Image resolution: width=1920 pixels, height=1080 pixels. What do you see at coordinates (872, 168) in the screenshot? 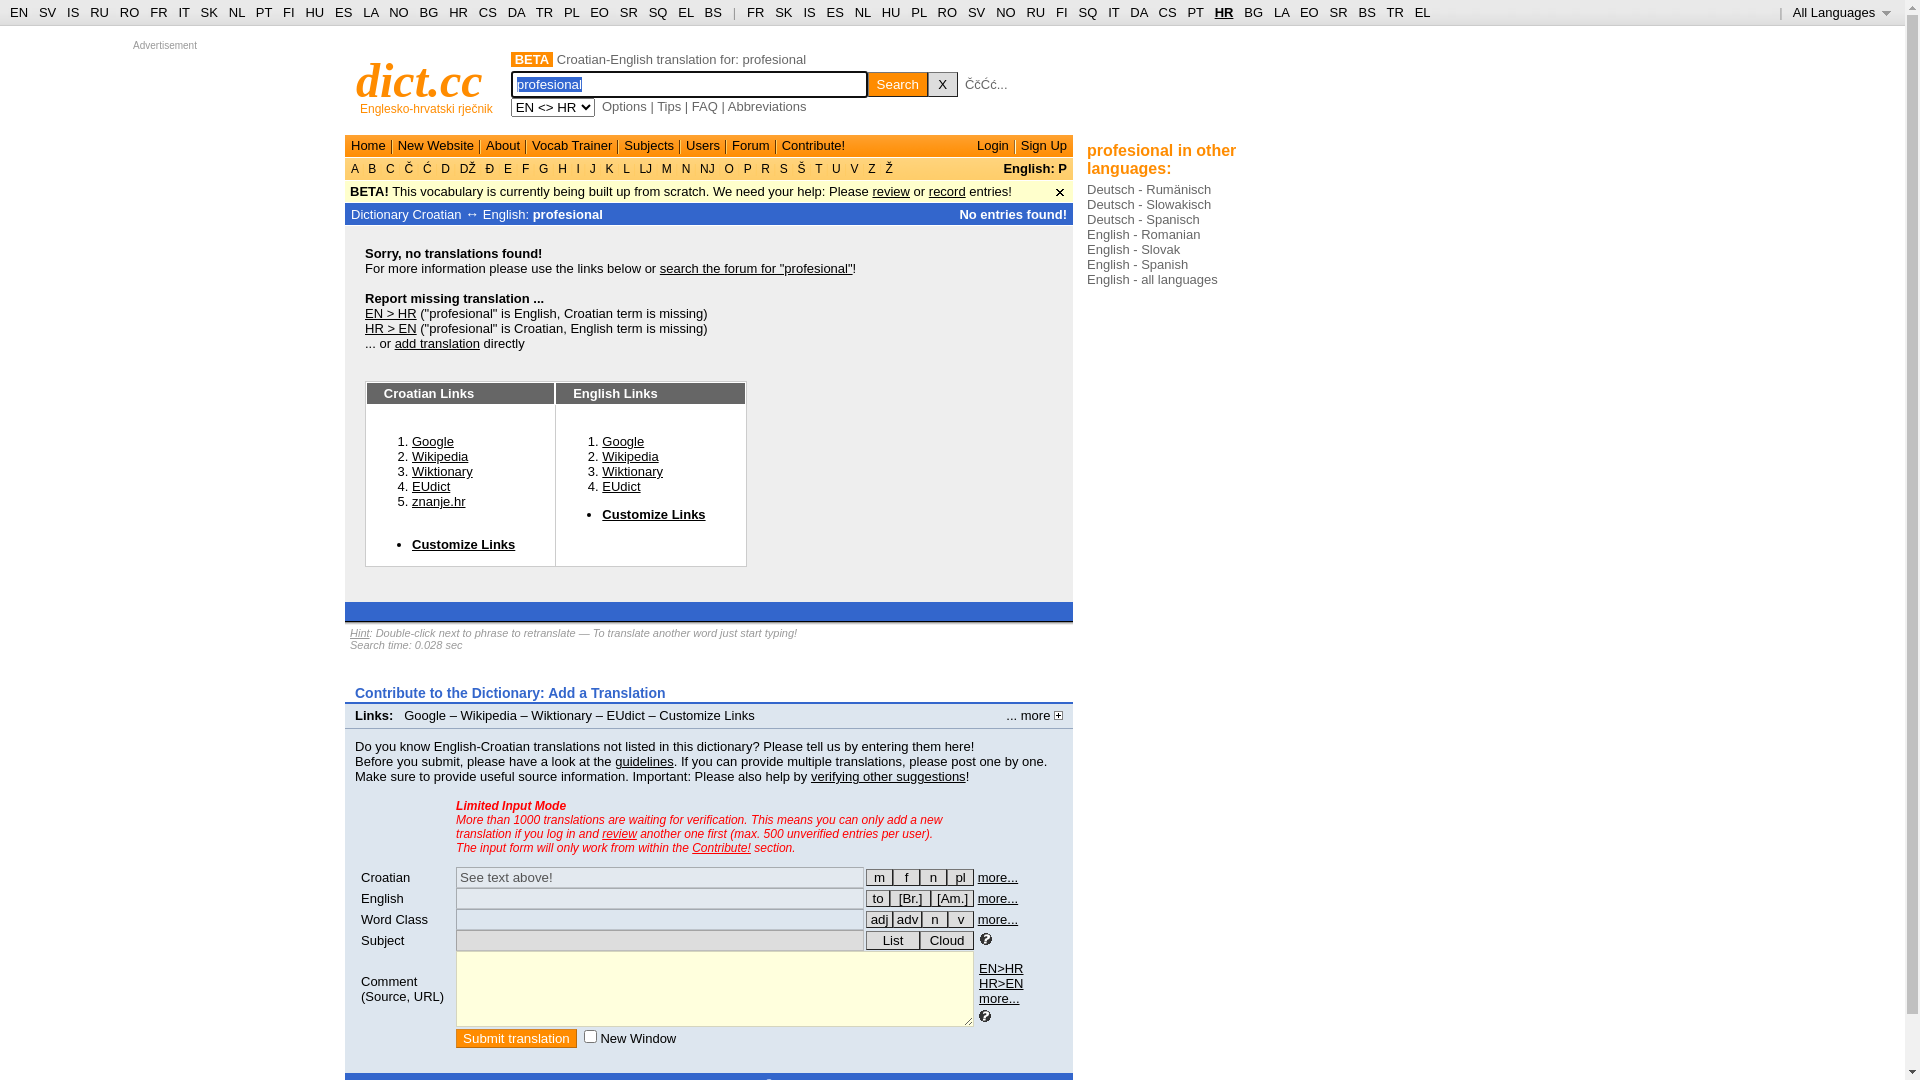
I see `'Z'` at bounding box center [872, 168].